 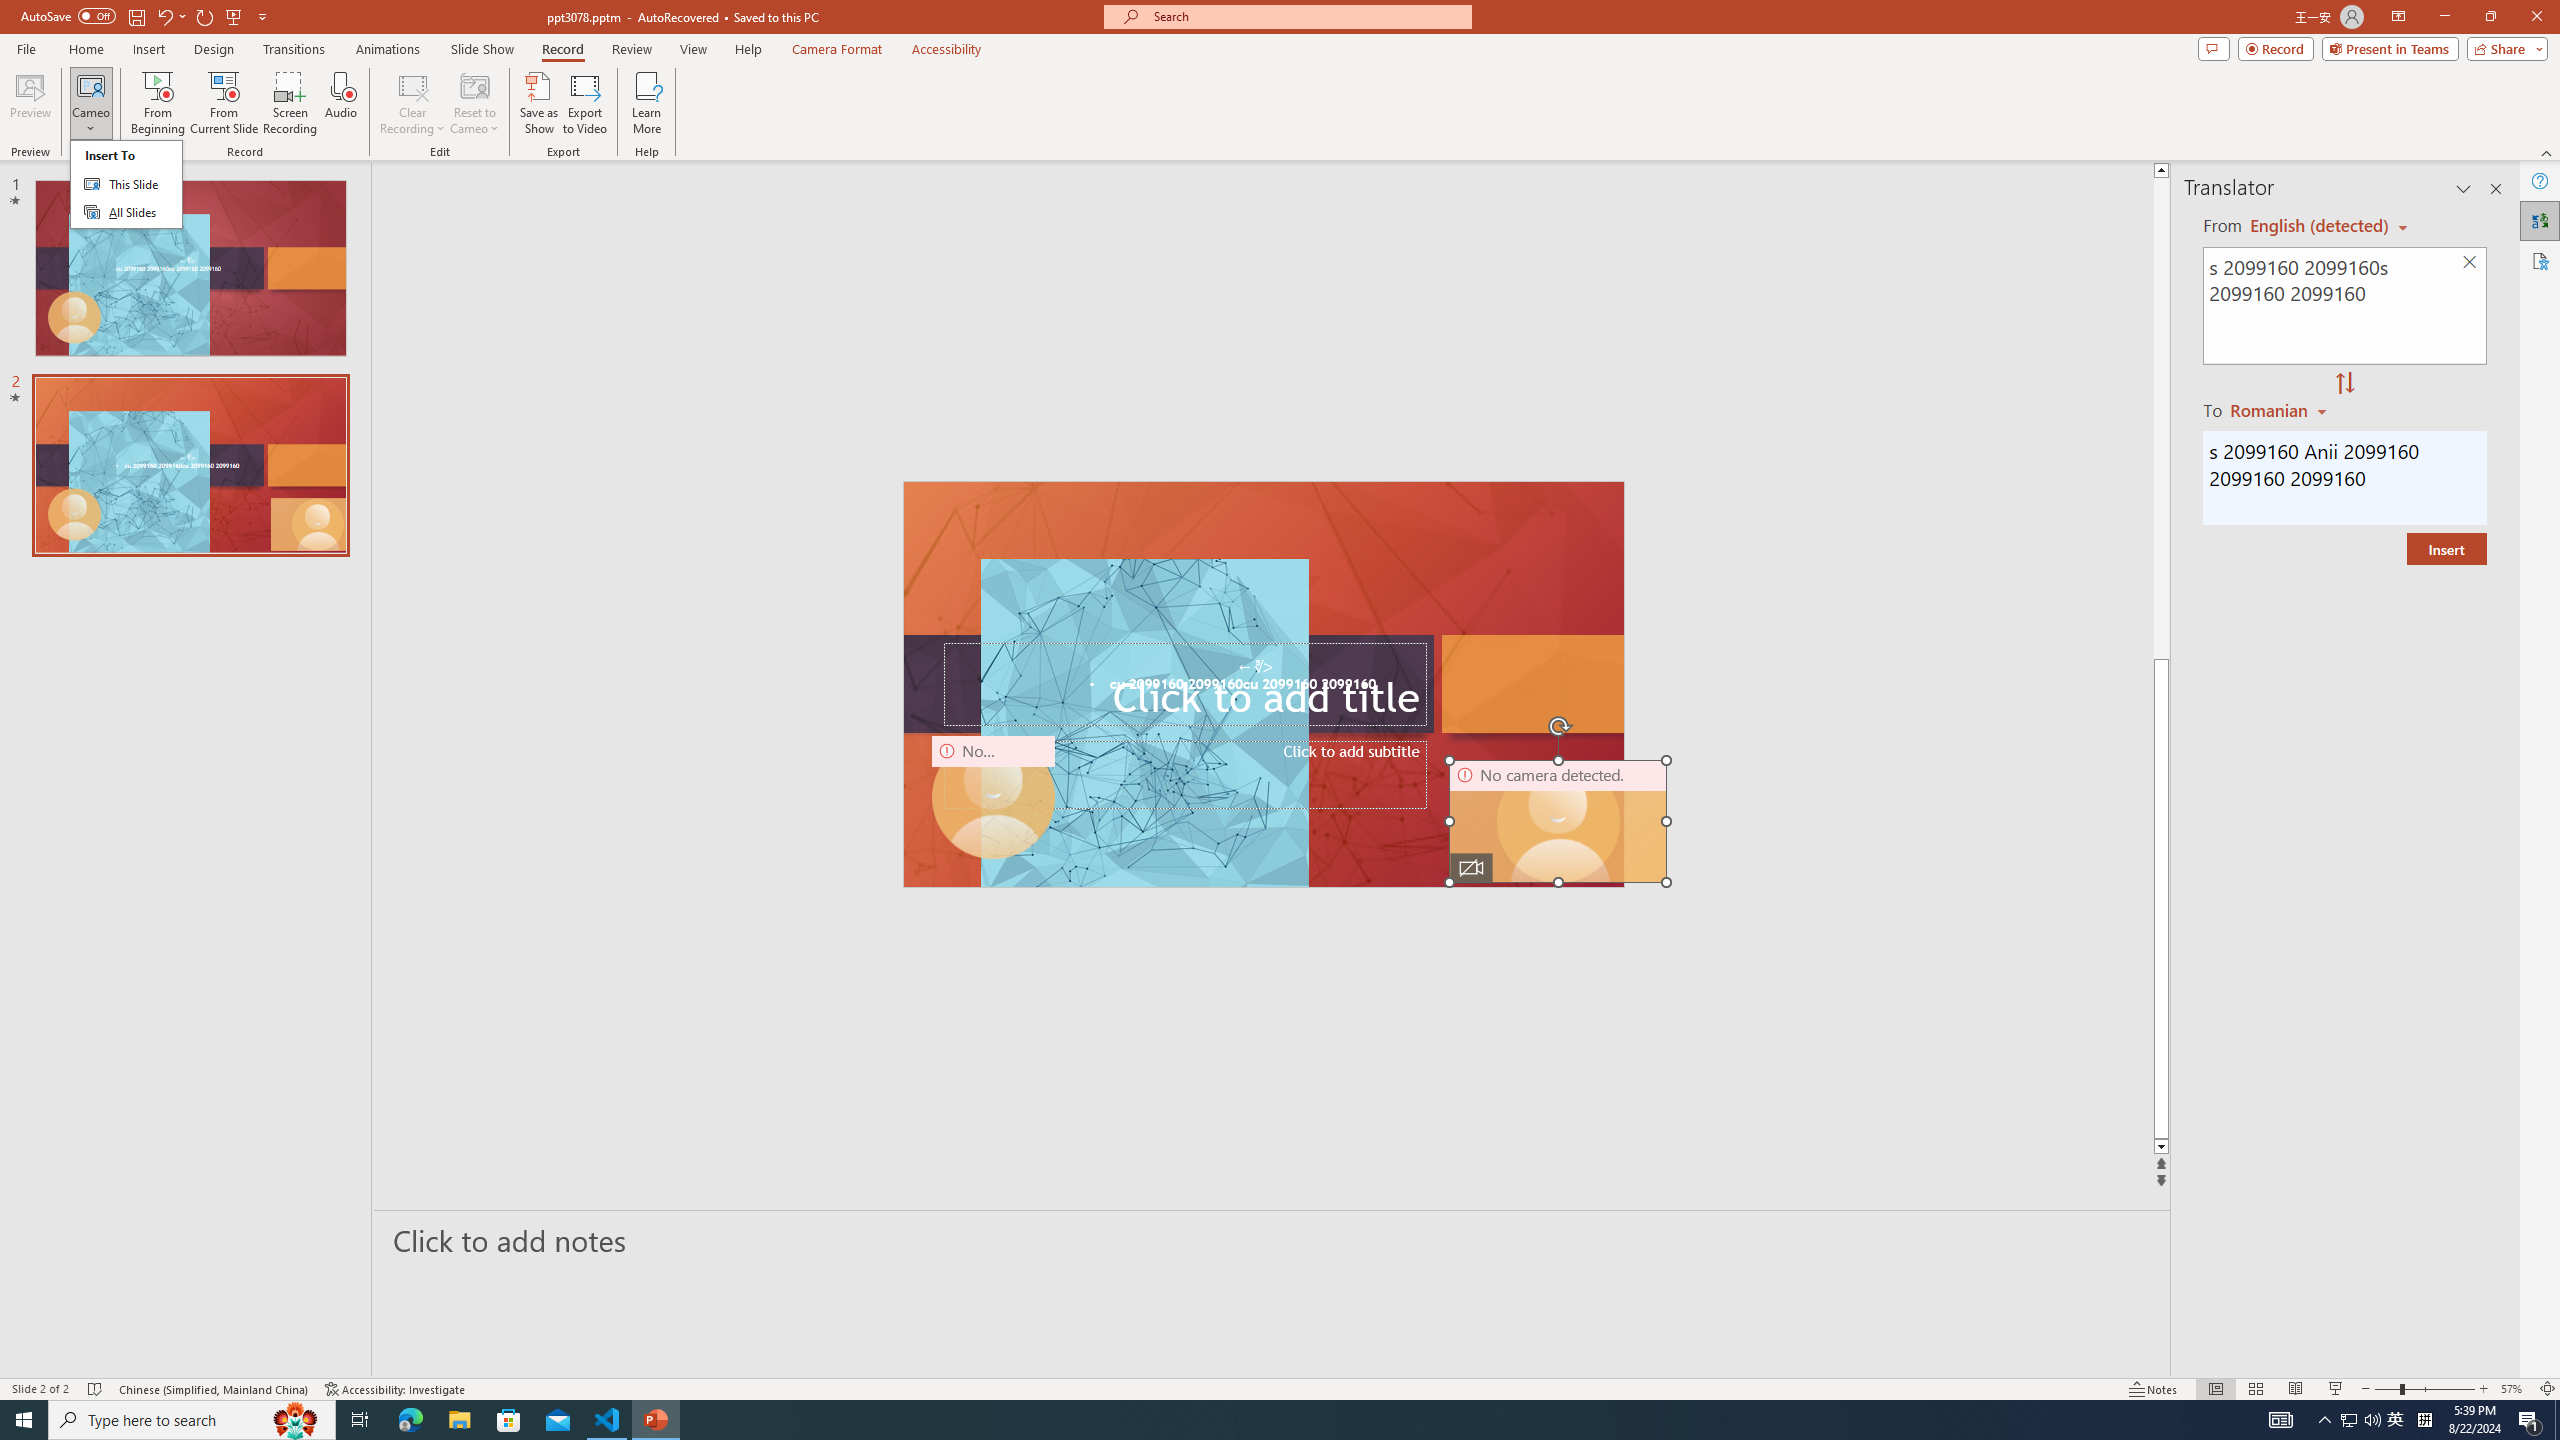 What do you see at coordinates (538, 103) in the screenshot?
I see `'Save as Show'` at bounding box center [538, 103].